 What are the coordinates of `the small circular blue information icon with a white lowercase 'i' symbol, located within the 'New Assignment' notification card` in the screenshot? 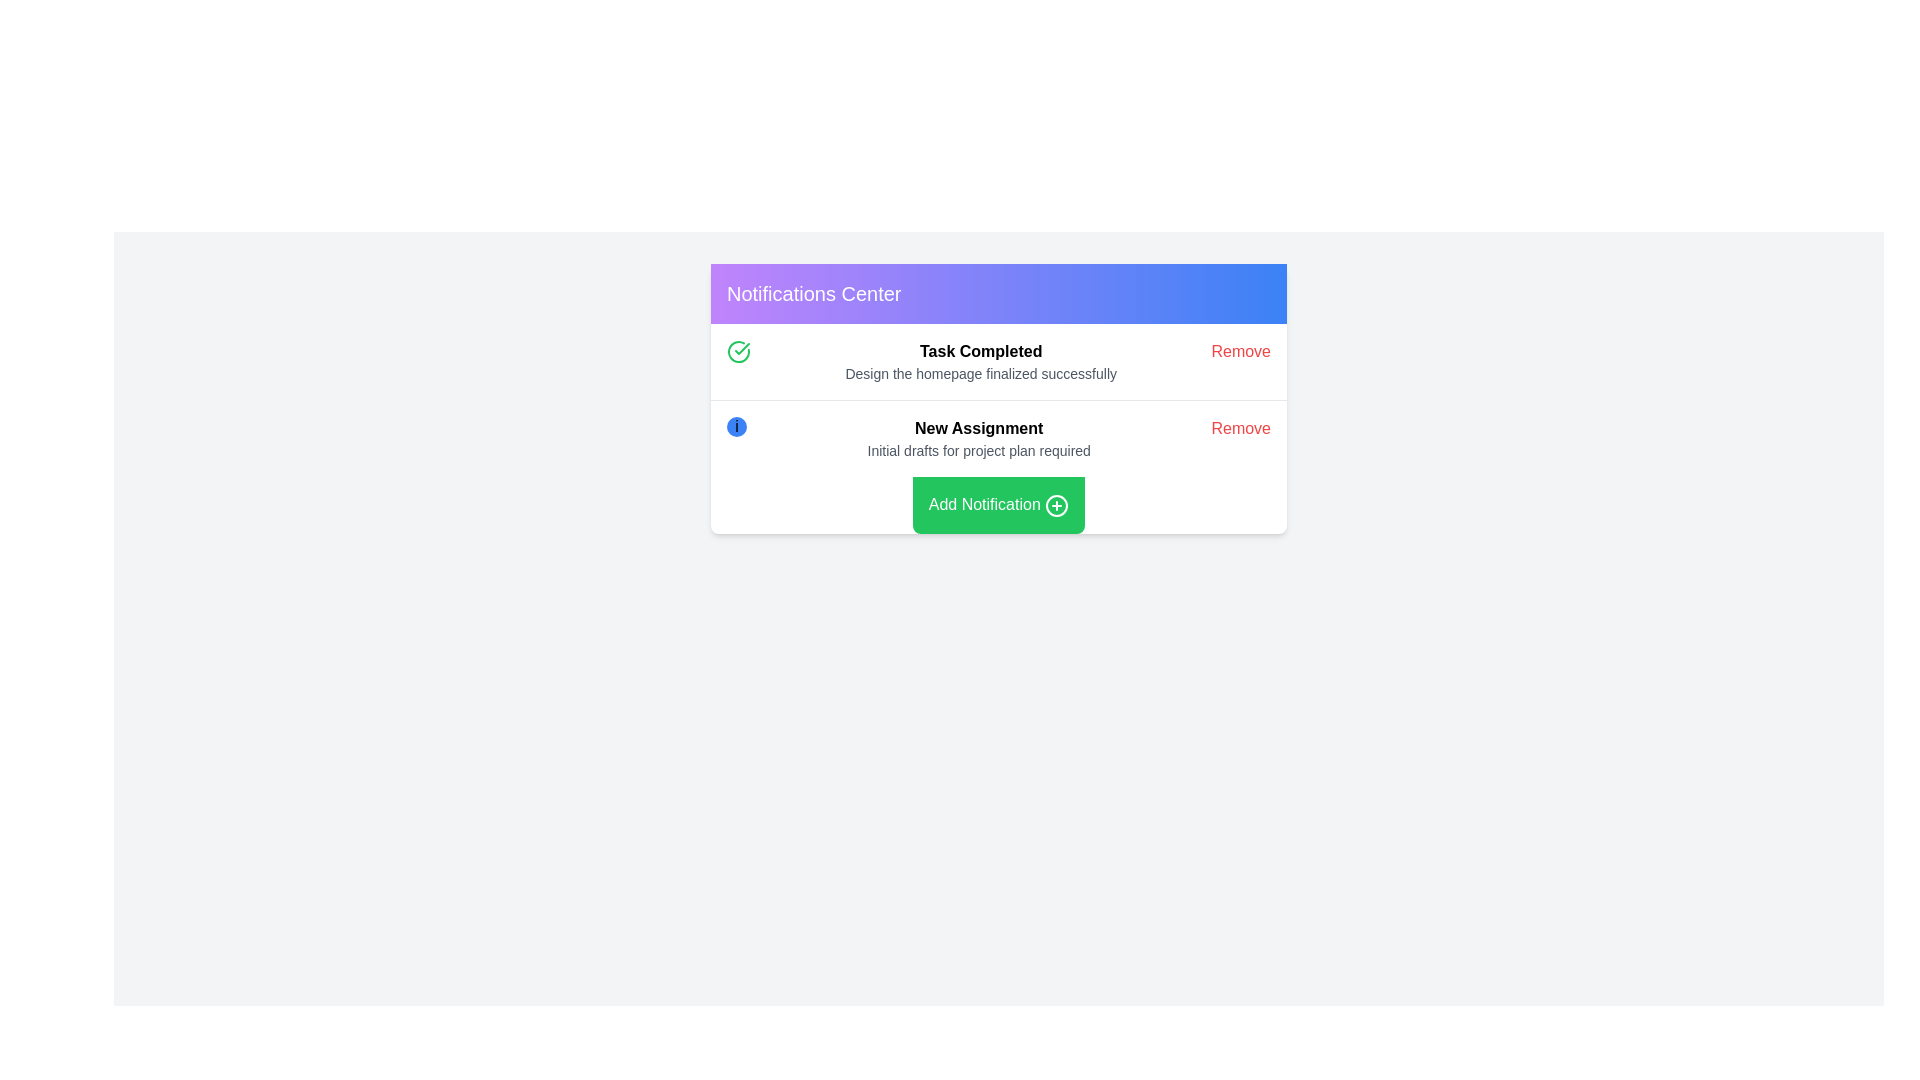 It's located at (736, 426).